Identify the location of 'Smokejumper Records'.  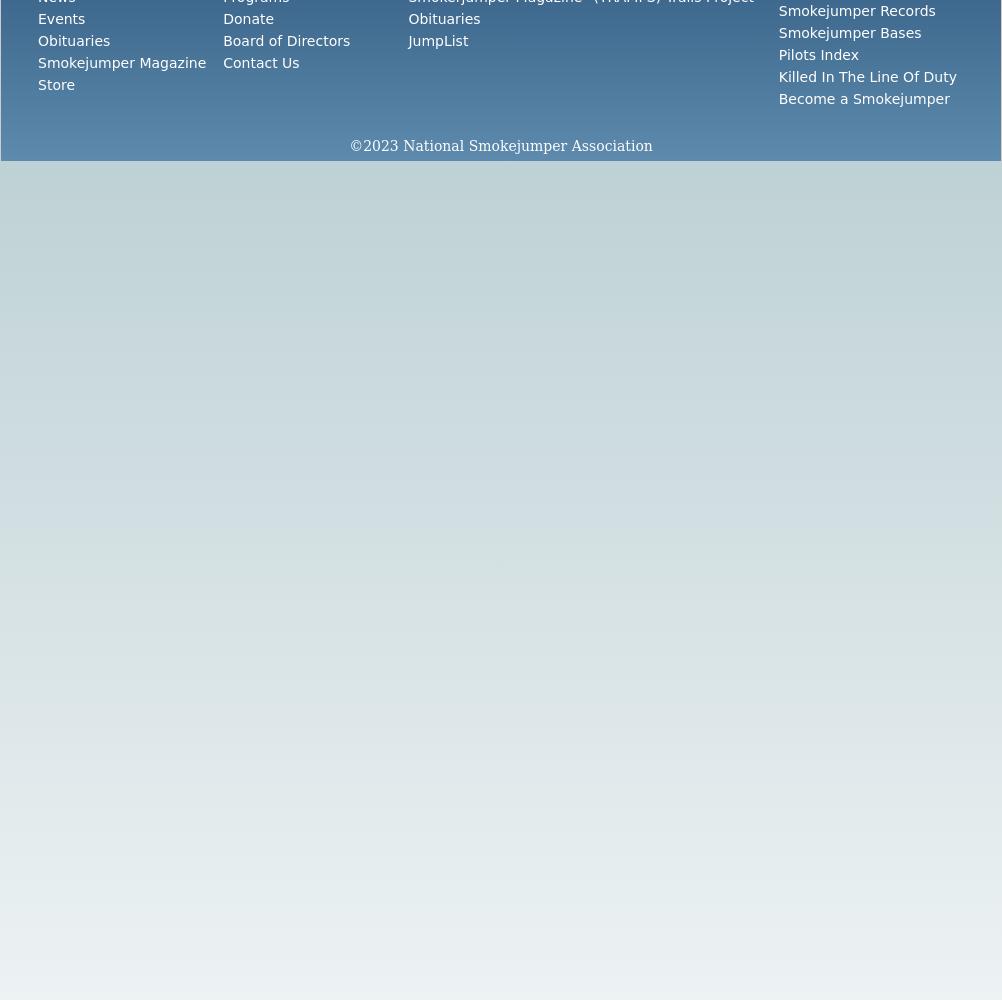
(856, 11).